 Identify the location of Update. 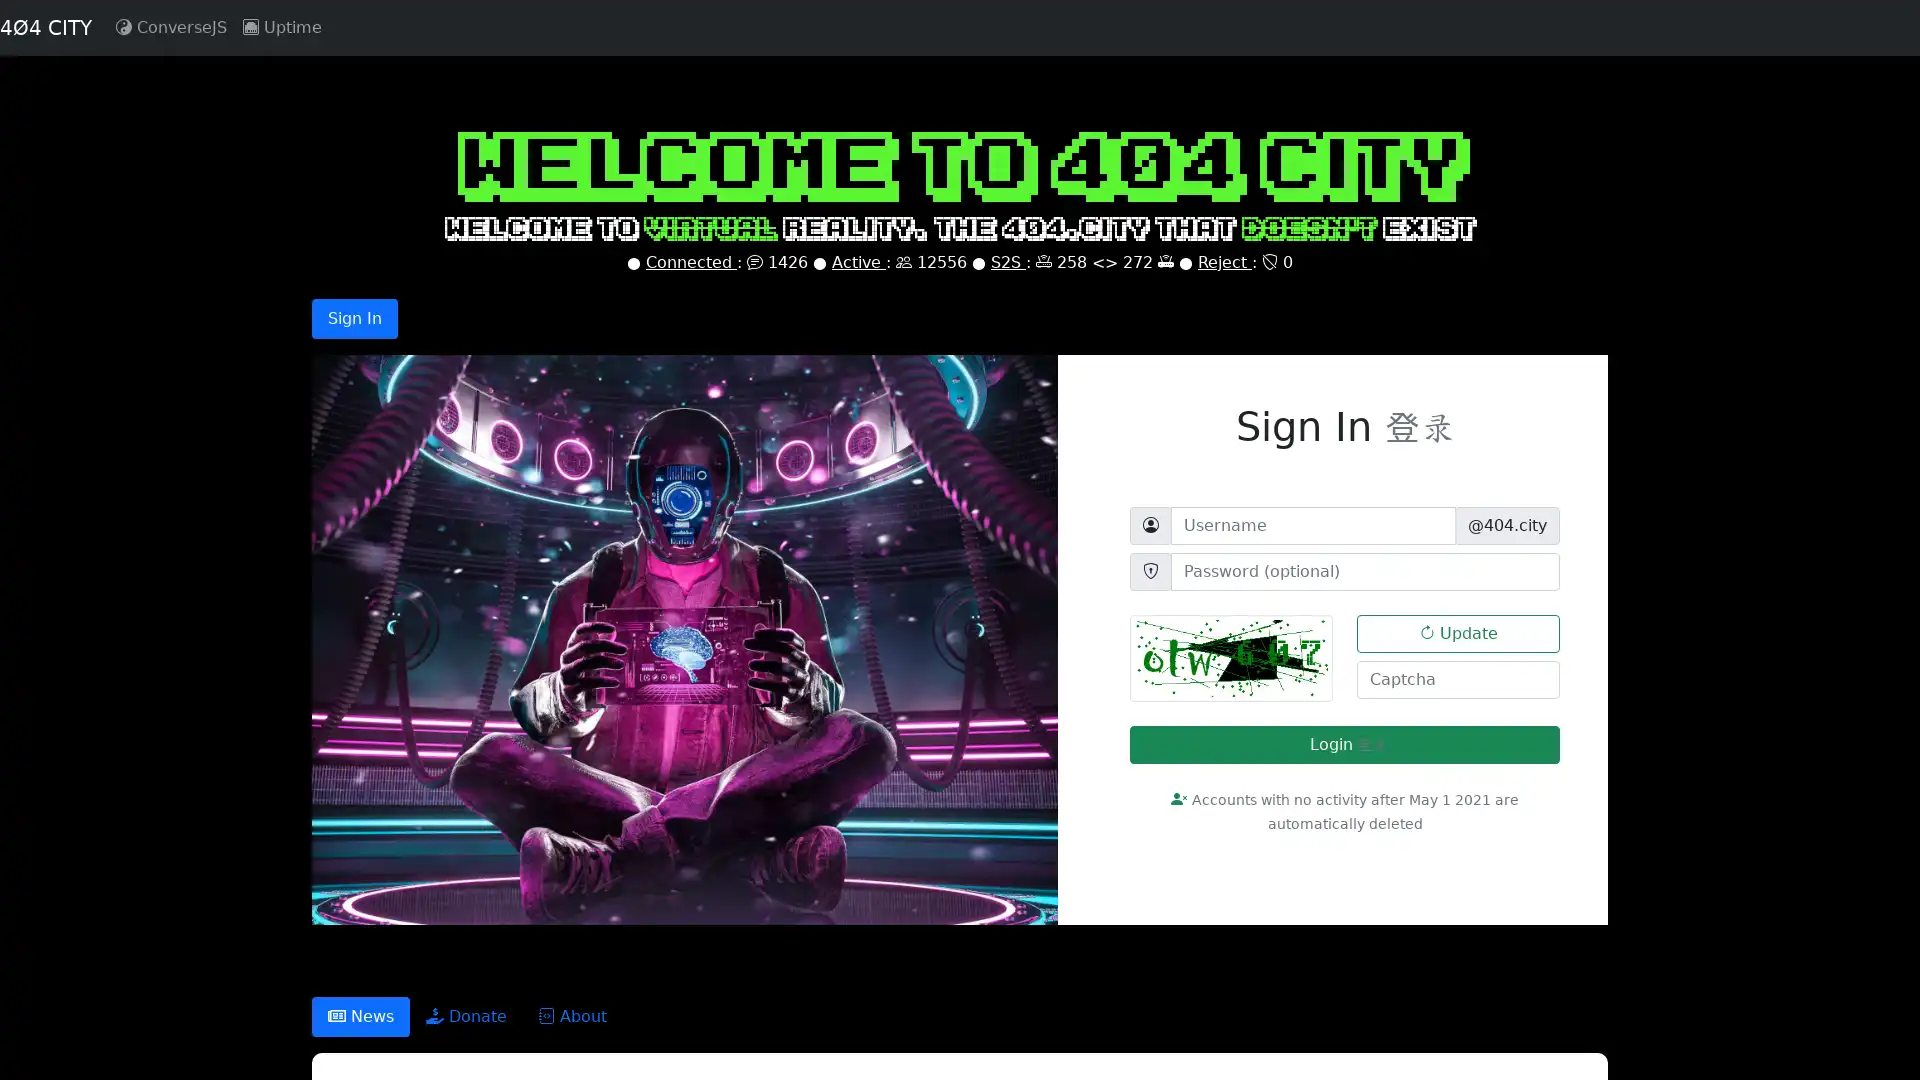
(1458, 633).